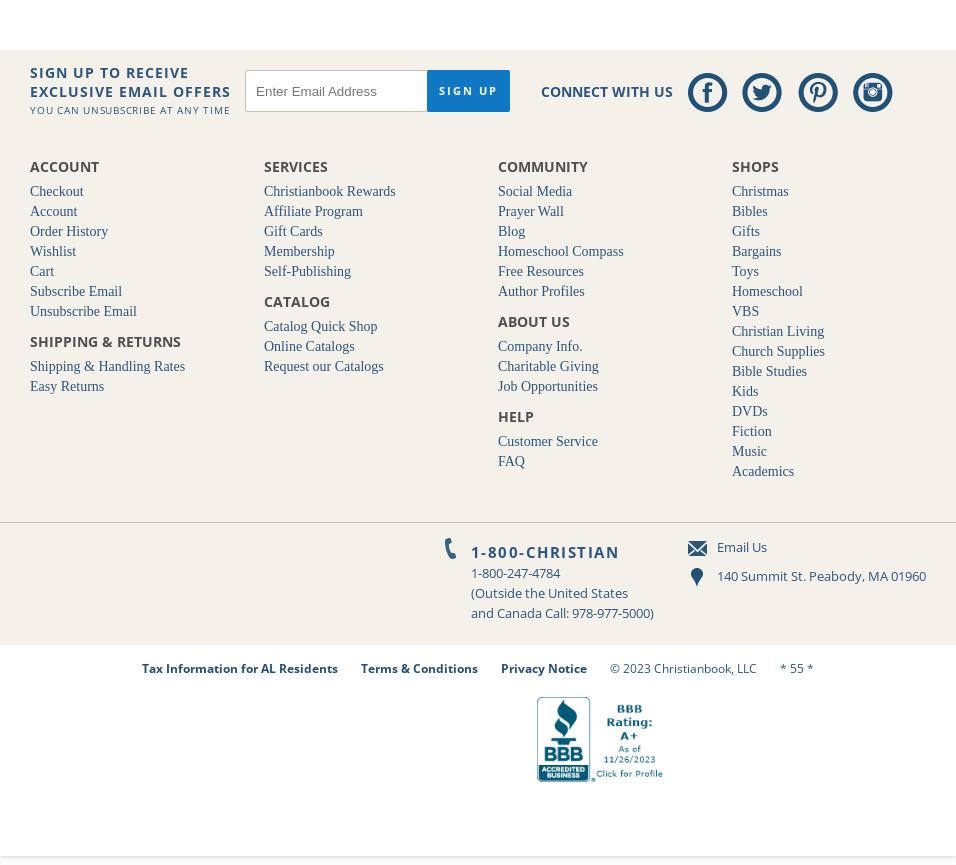 The image size is (956, 865). I want to click on ')', so click(651, 613).